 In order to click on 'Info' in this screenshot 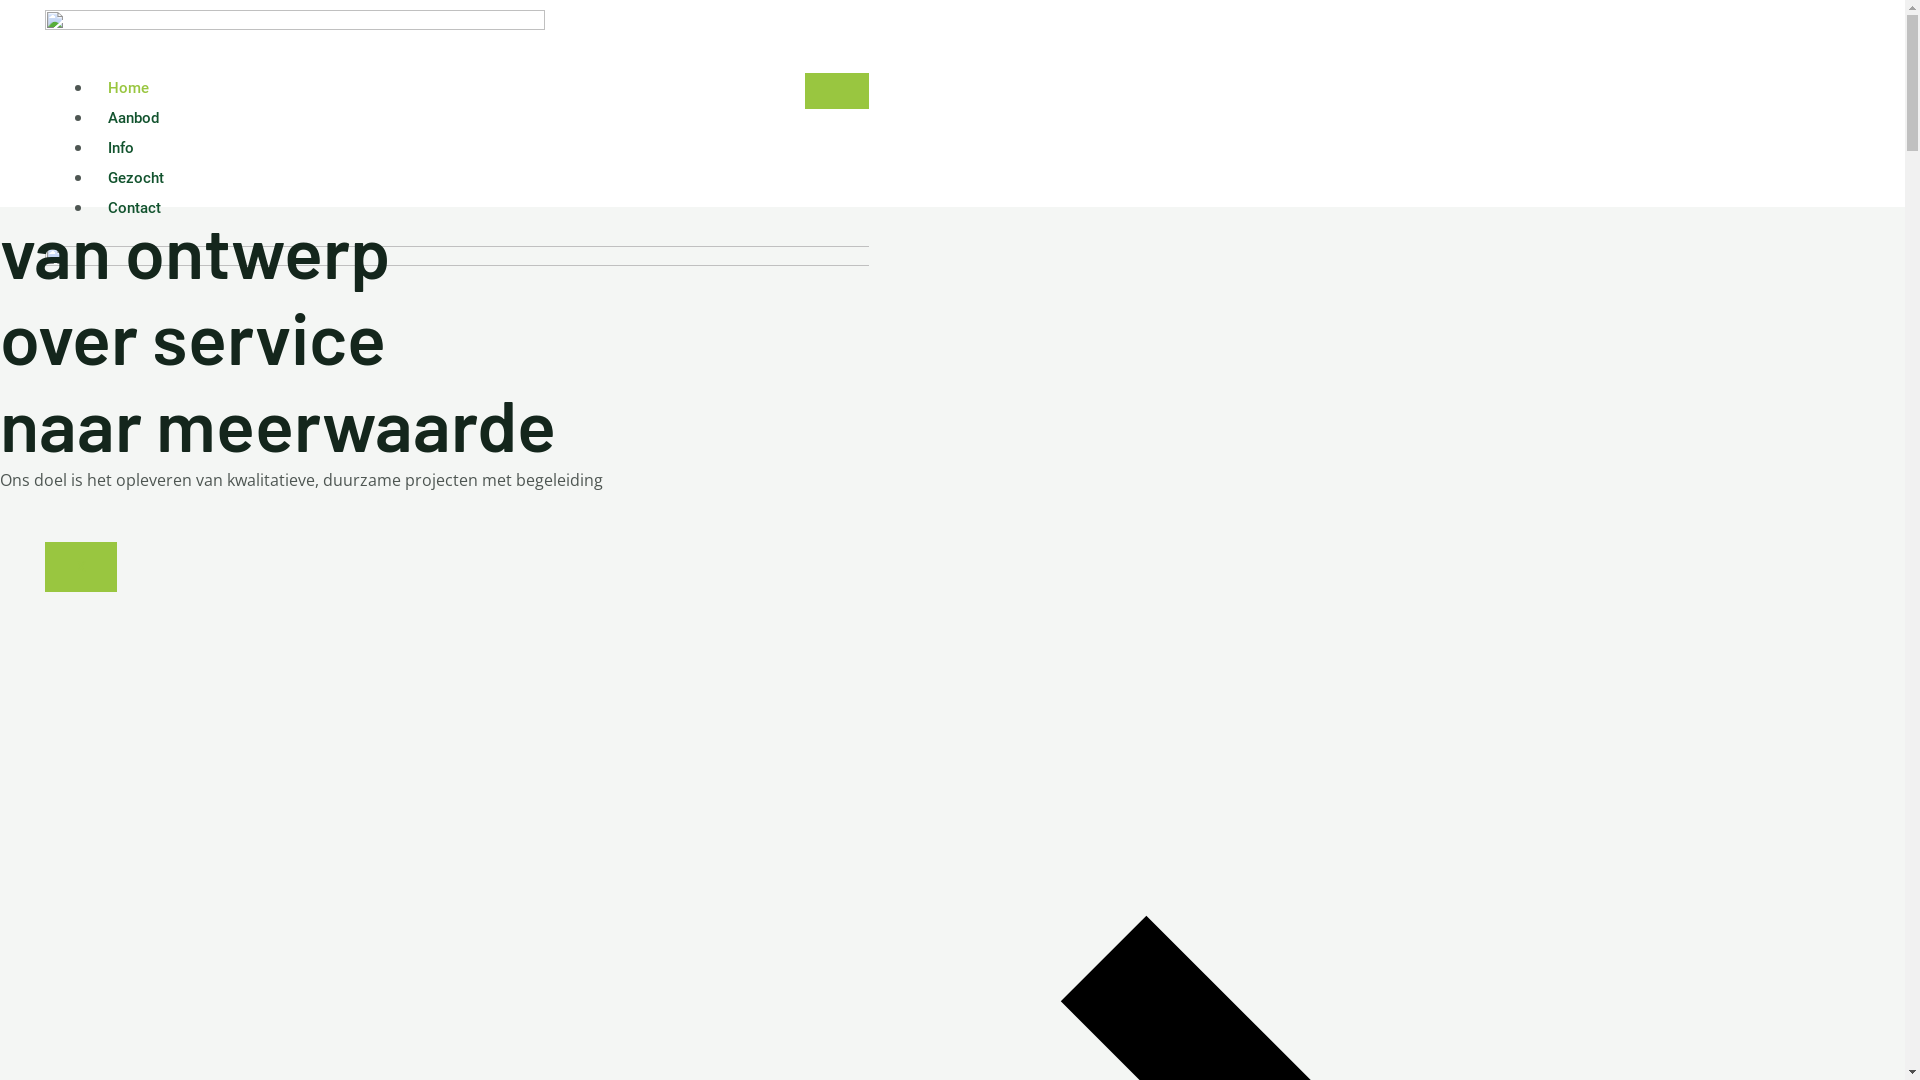, I will do `click(119, 146)`.